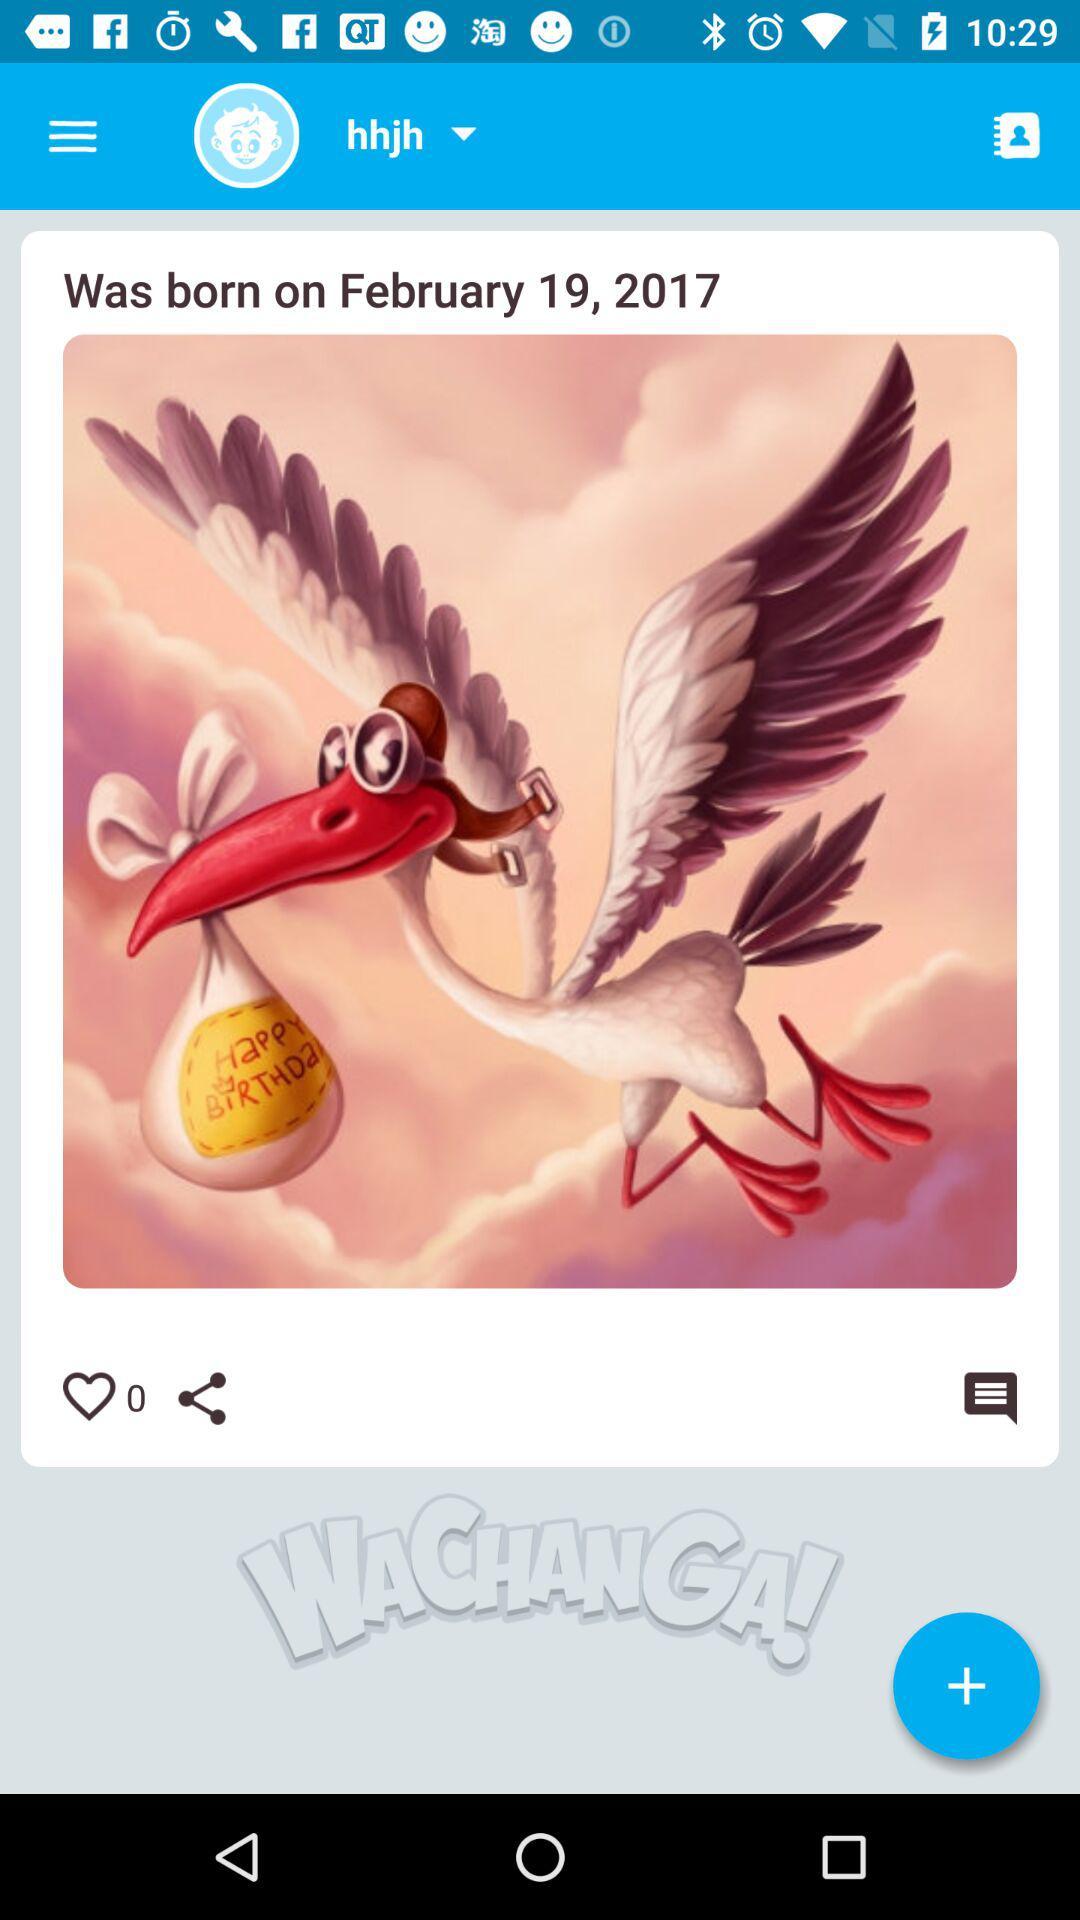  Describe the element at coordinates (1017, 134) in the screenshot. I see `contacts` at that location.